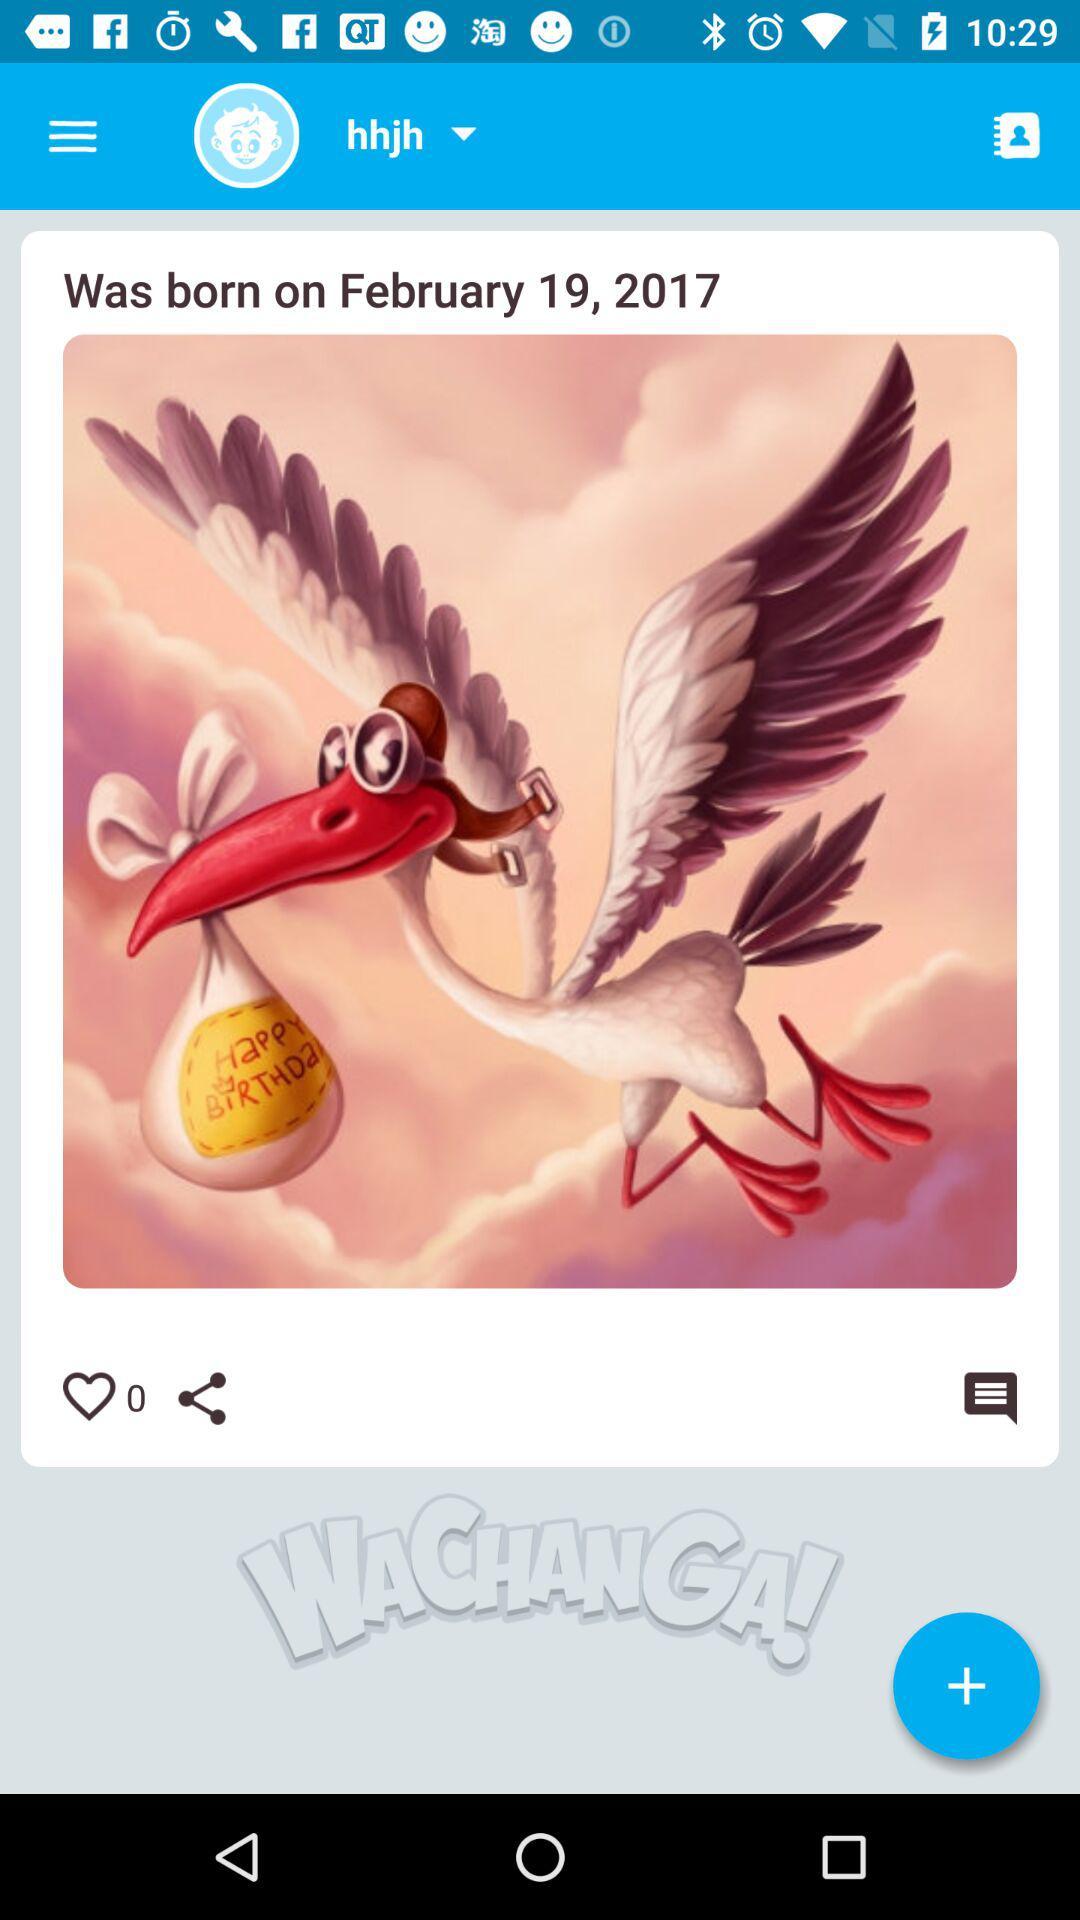  Describe the element at coordinates (1017, 134) in the screenshot. I see `contacts` at that location.